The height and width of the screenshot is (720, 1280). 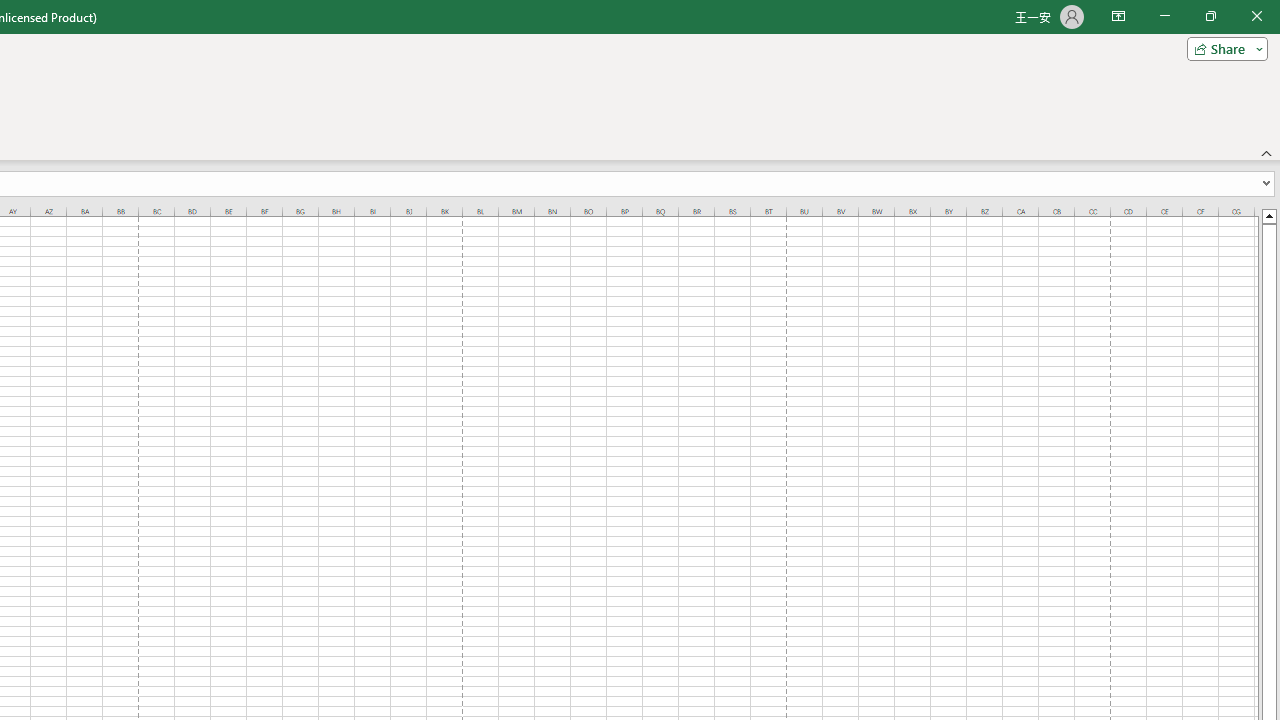 I want to click on 'Share', so click(x=1222, y=47).